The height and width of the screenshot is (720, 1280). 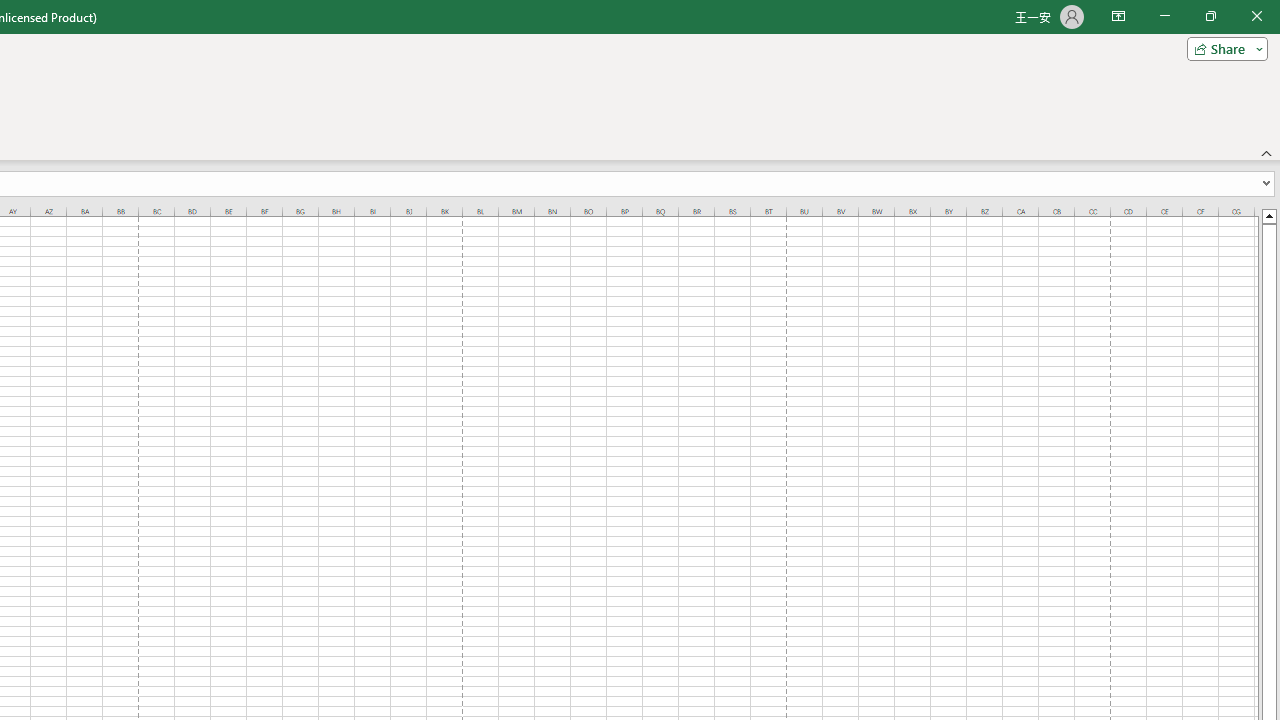 I want to click on 'Share', so click(x=1222, y=47).